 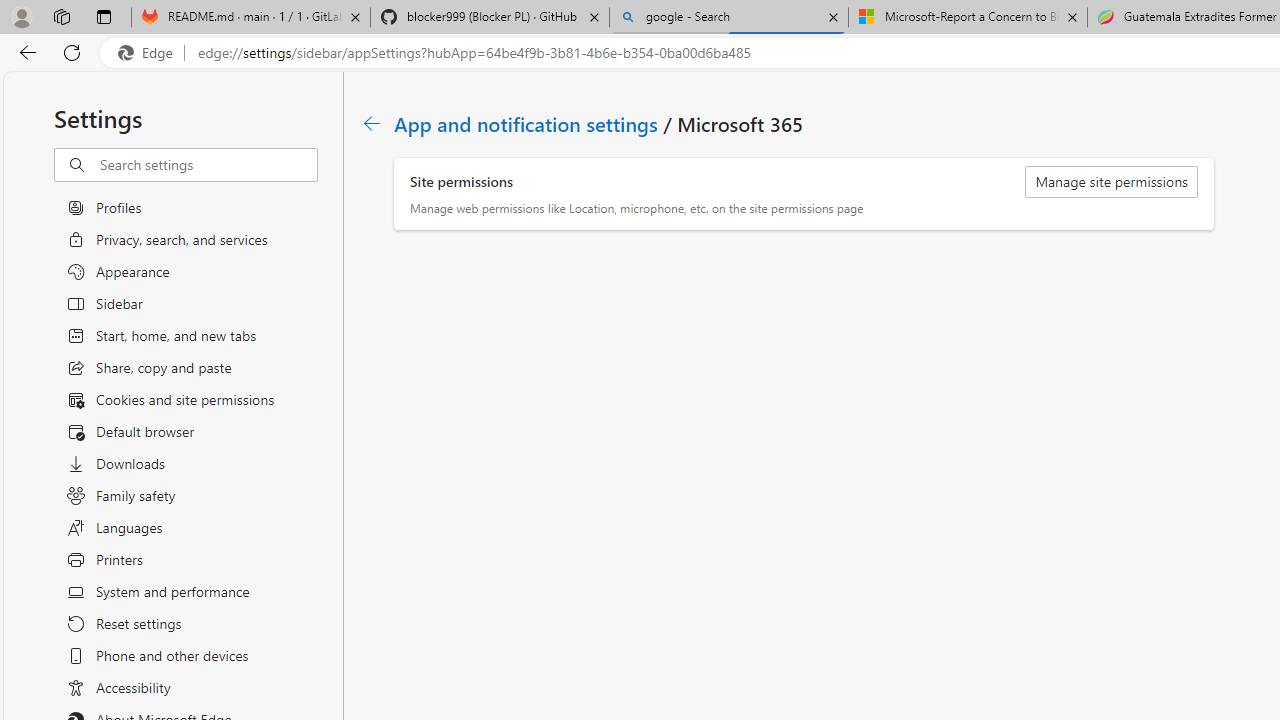 I want to click on 'App and notification settings', so click(x=527, y=123).